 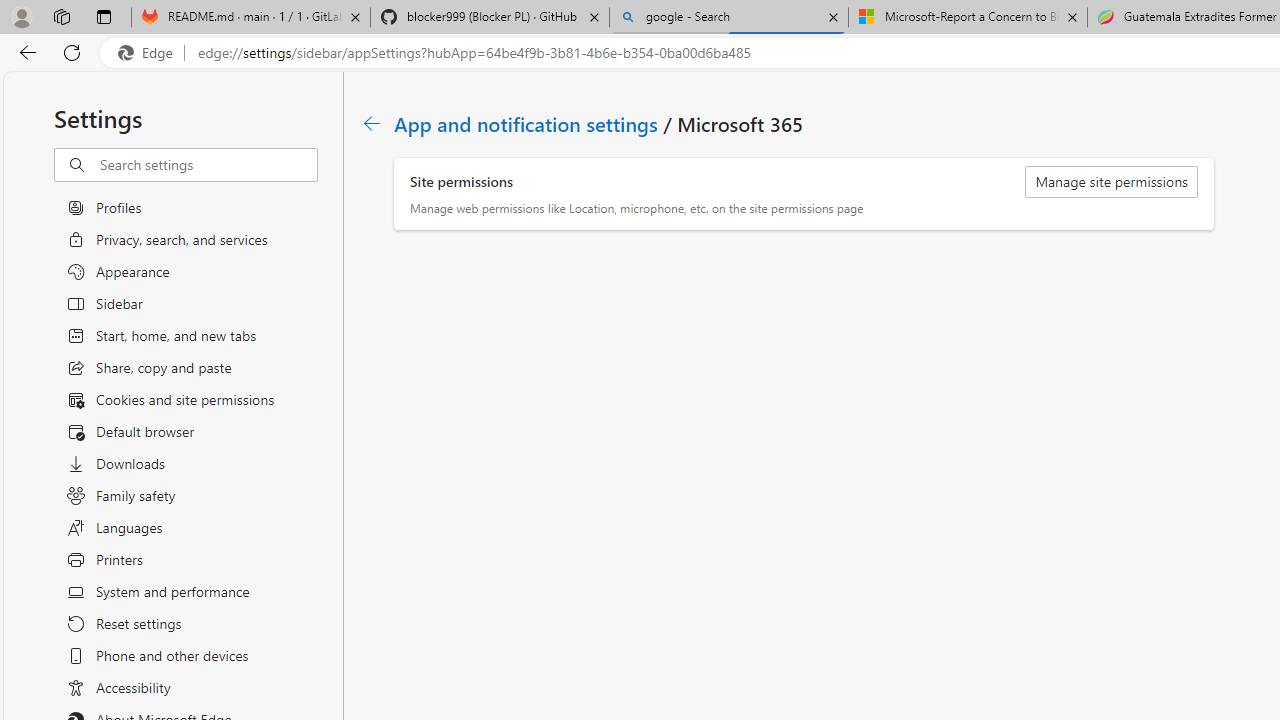 I want to click on 'App and notification settings', so click(x=527, y=123).